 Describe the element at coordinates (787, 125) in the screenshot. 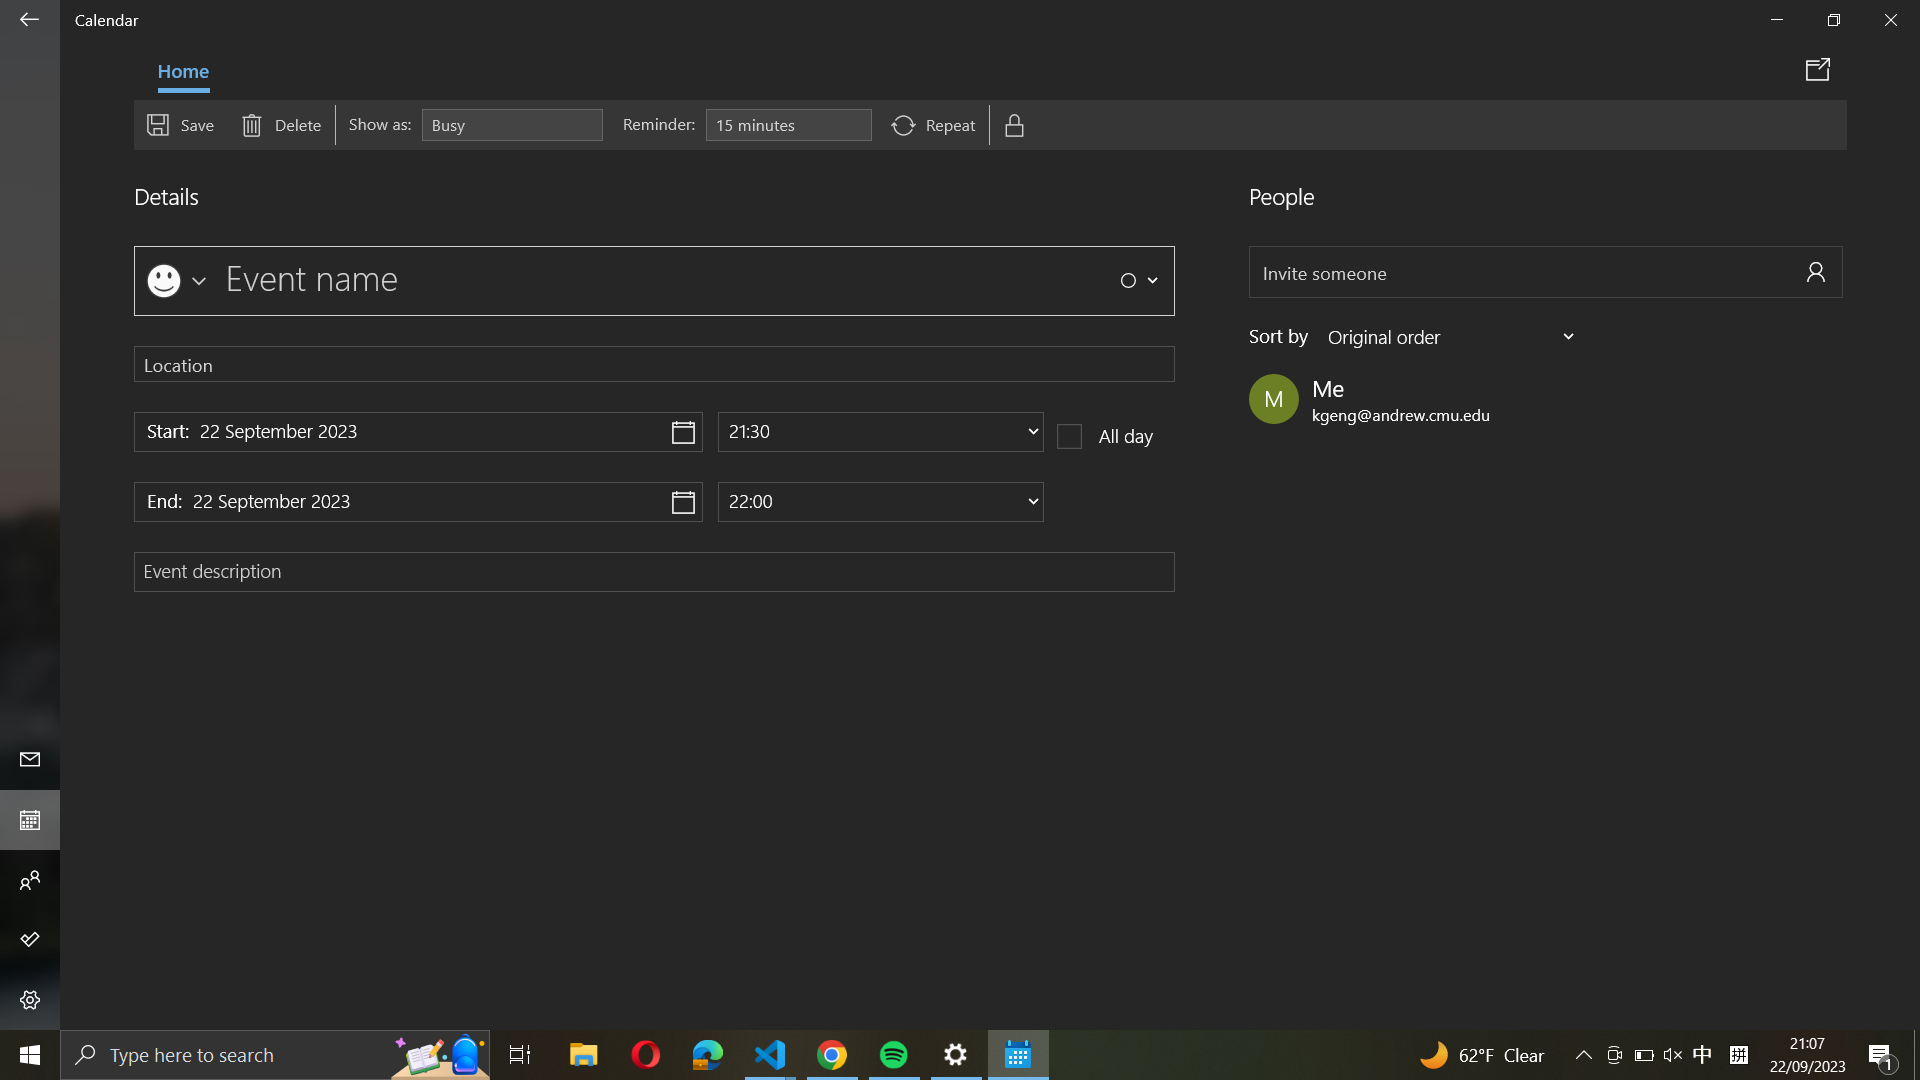

I see `up an event reminder` at that location.